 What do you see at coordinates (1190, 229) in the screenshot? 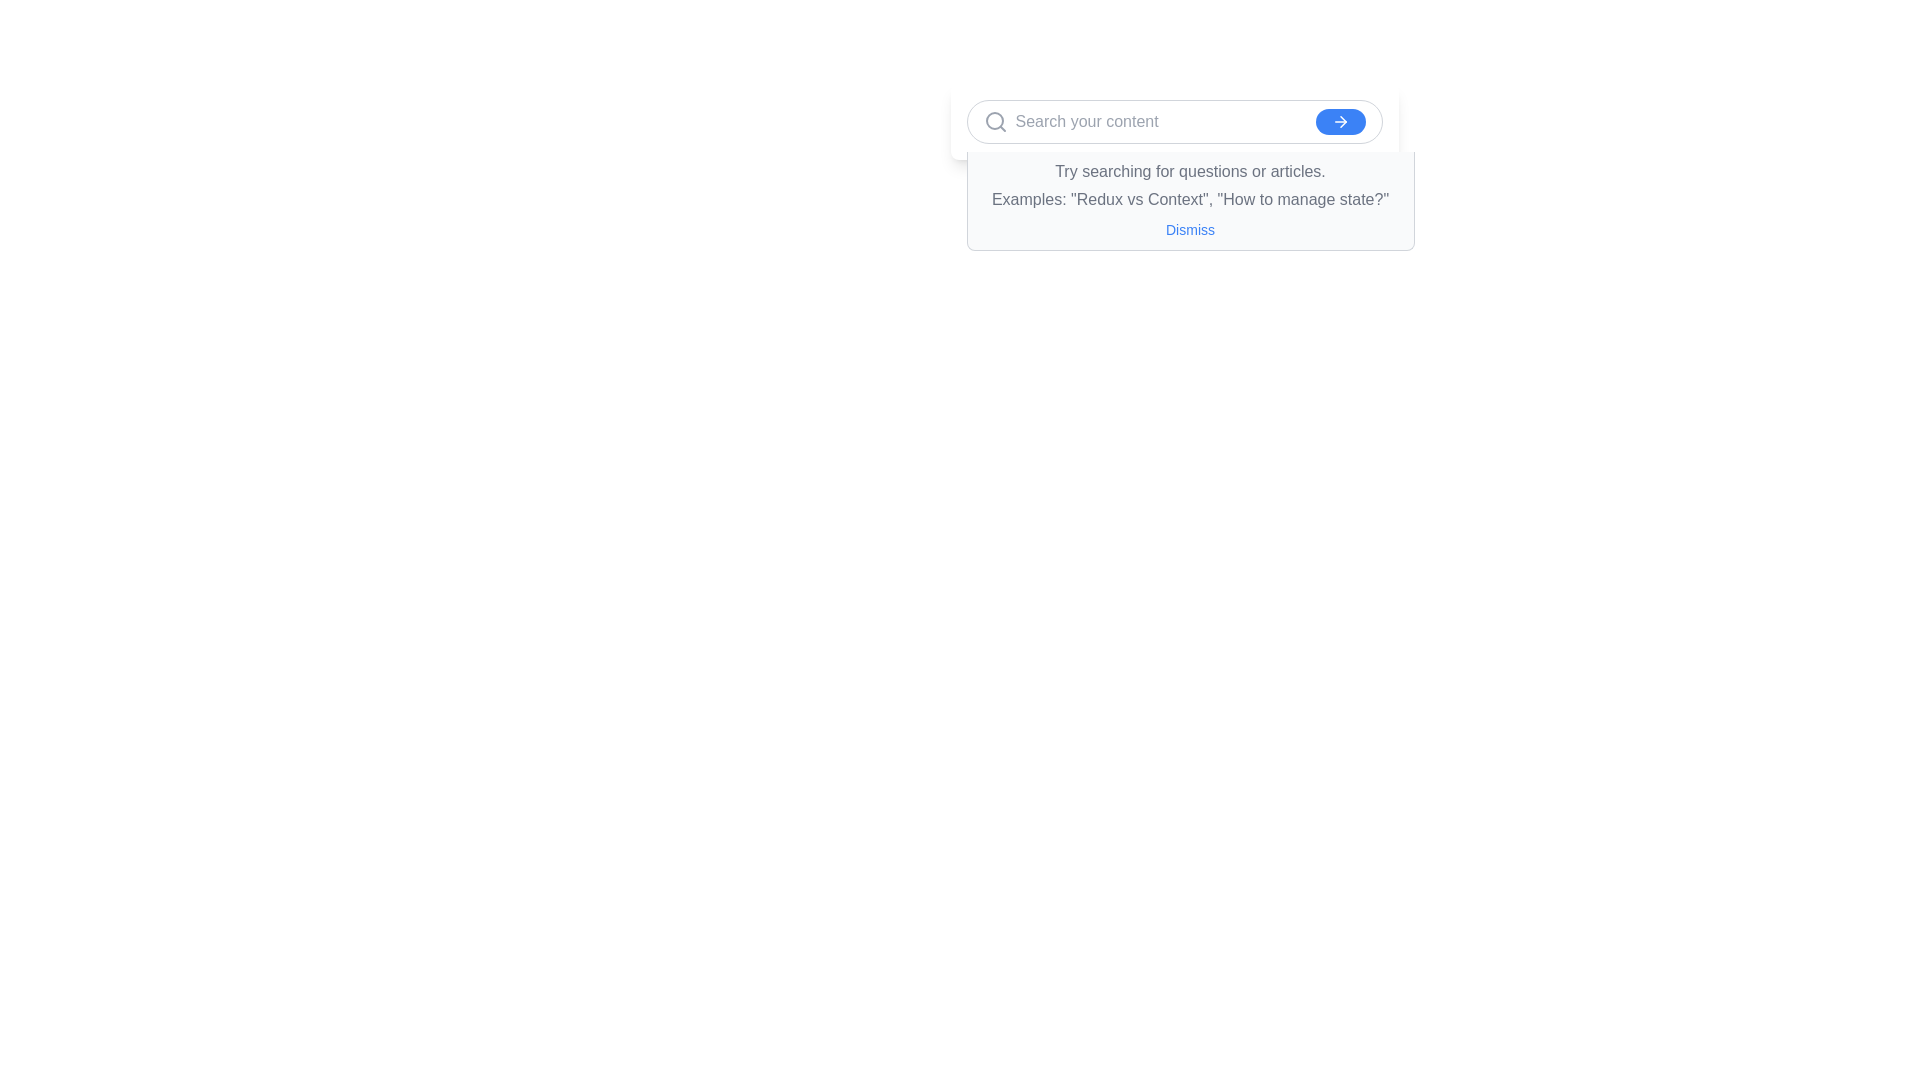
I see `the dismiss button located at the bottom-right corner of the suggestion box to close or hide it` at bounding box center [1190, 229].